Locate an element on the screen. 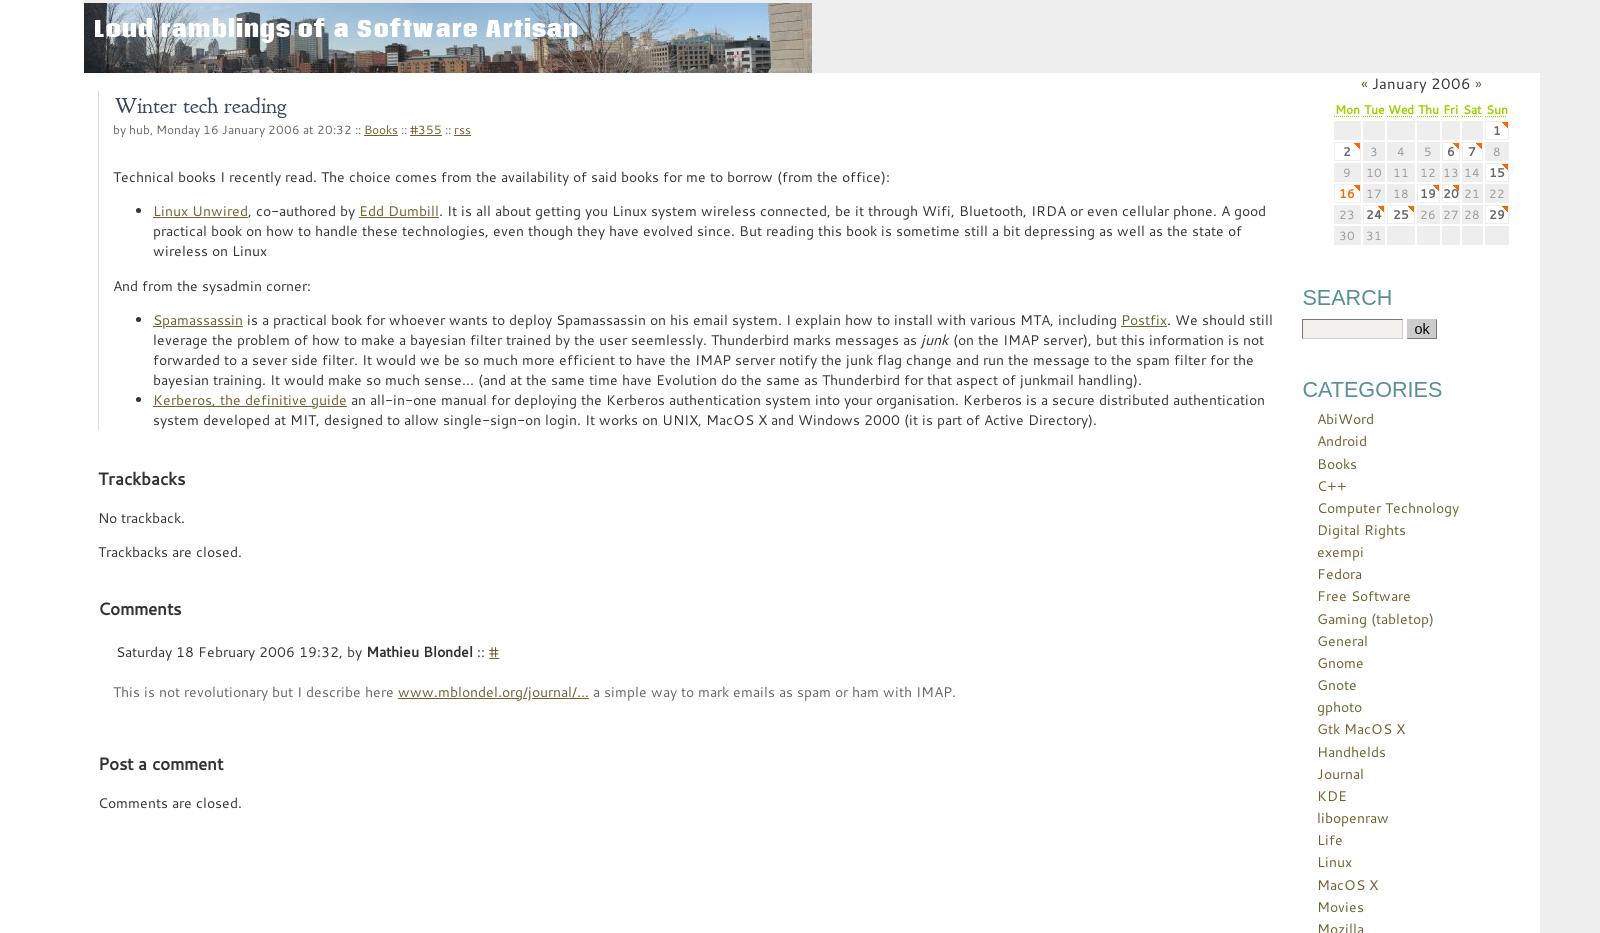  '2' is located at coordinates (1346, 149).